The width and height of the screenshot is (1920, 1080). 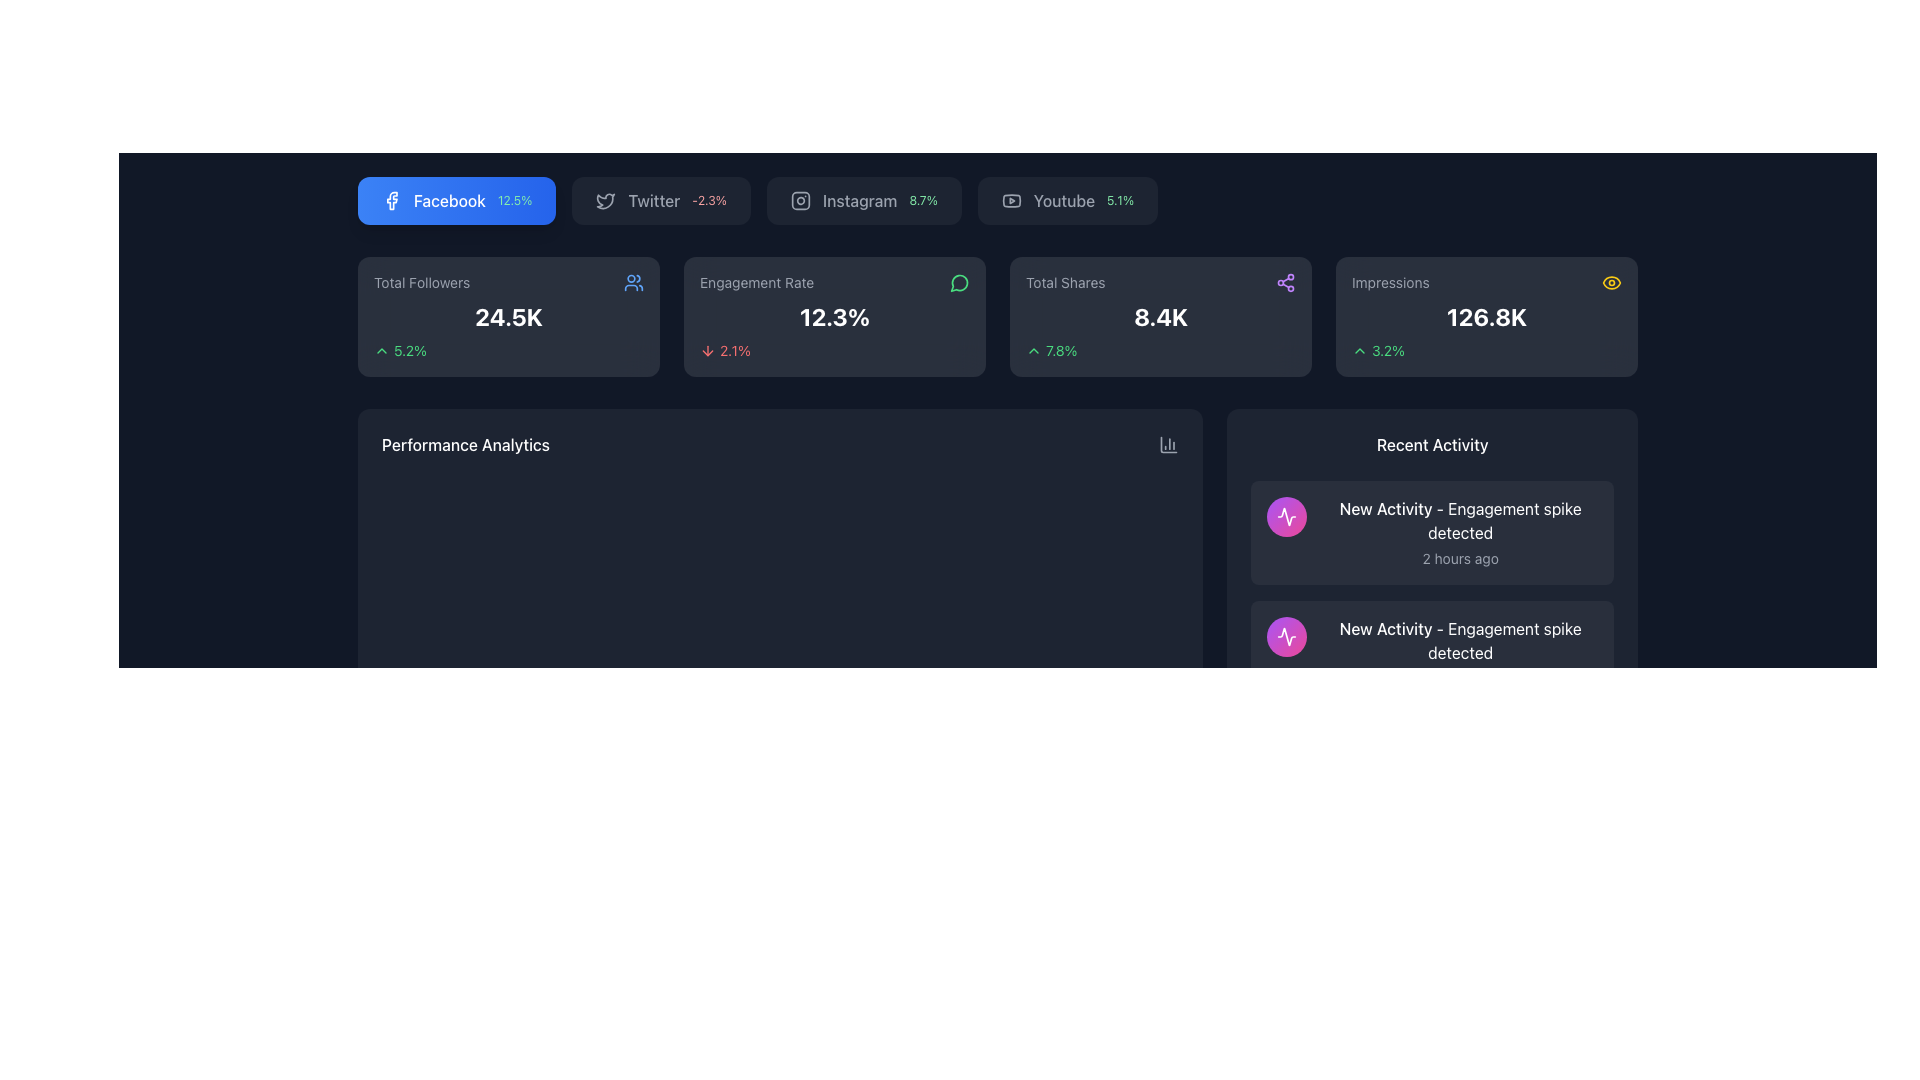 What do you see at coordinates (654, 200) in the screenshot?
I see `the Text Label displaying 'Twitter' by moving the cursor to its center point` at bounding box center [654, 200].